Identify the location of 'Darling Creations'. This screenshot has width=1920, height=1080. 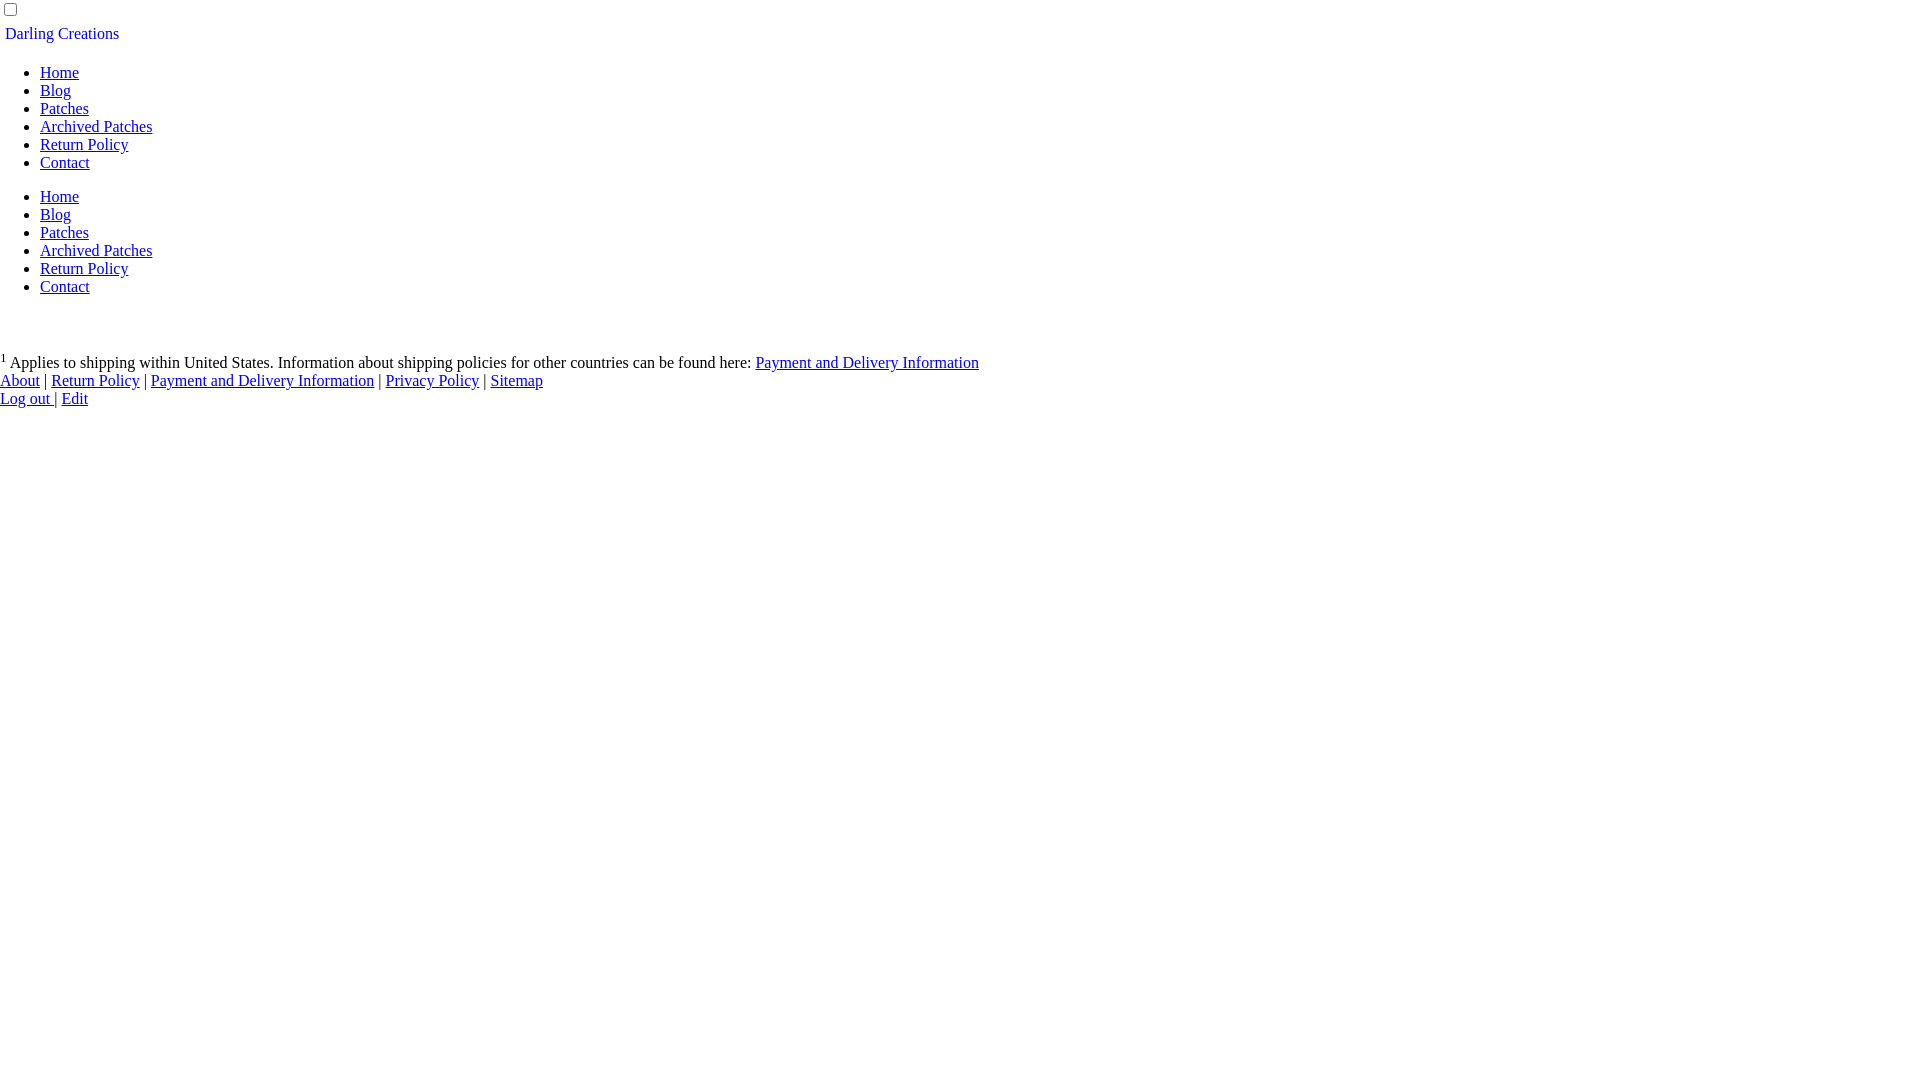
(62, 33).